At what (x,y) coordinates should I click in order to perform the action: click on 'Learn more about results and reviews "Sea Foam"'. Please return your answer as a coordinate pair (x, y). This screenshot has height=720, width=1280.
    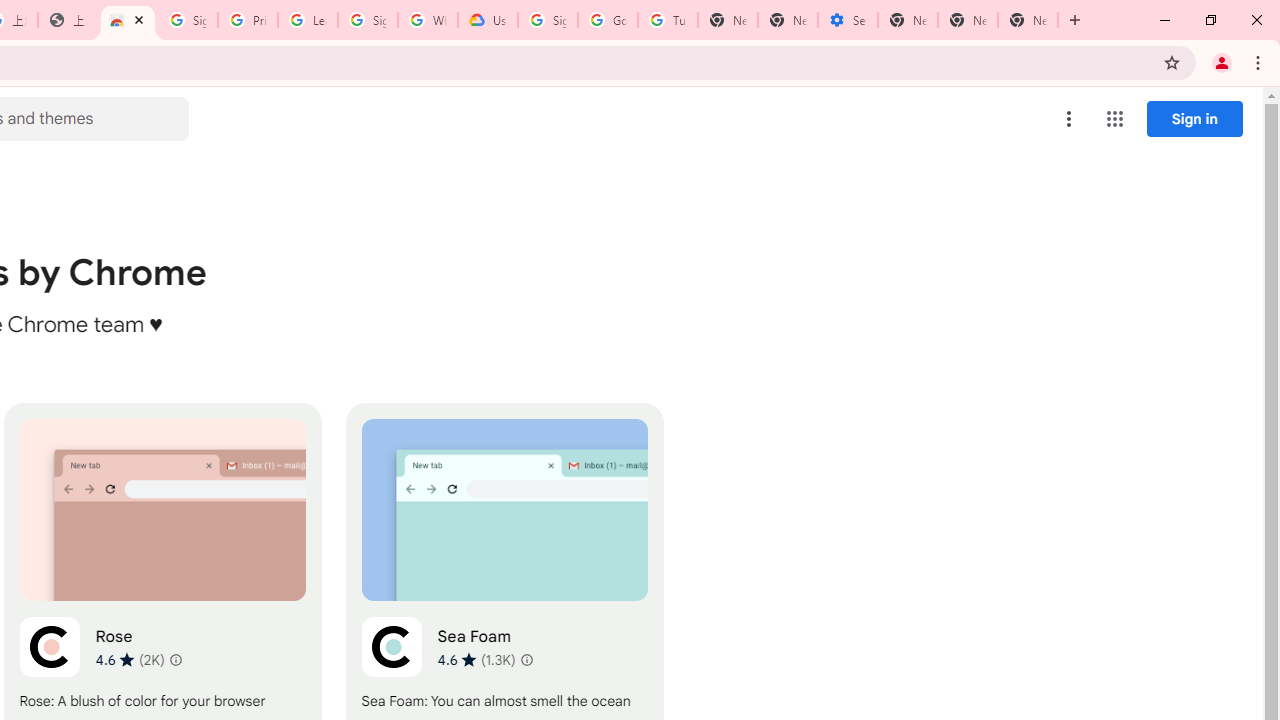
    Looking at the image, I should click on (526, 659).